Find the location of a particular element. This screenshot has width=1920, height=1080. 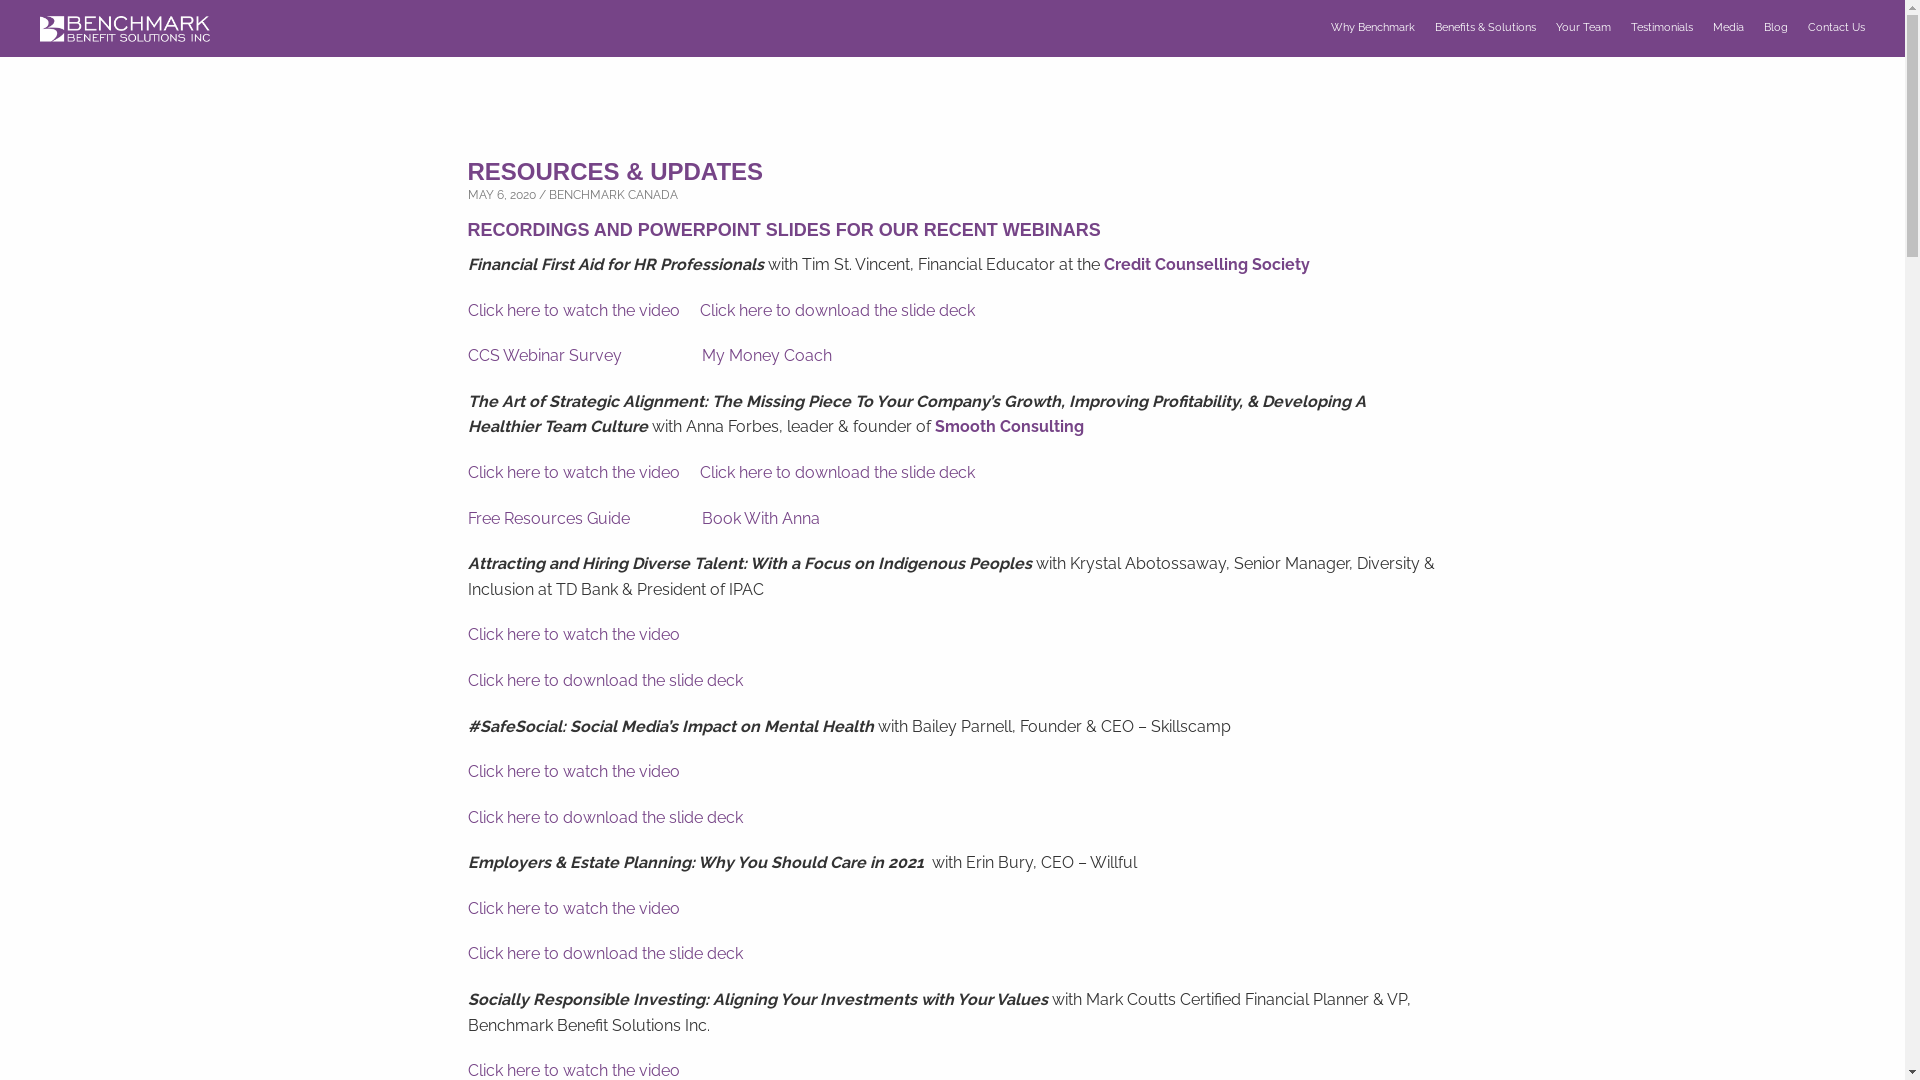

'Free Resources Guide' is located at coordinates (466, 517).